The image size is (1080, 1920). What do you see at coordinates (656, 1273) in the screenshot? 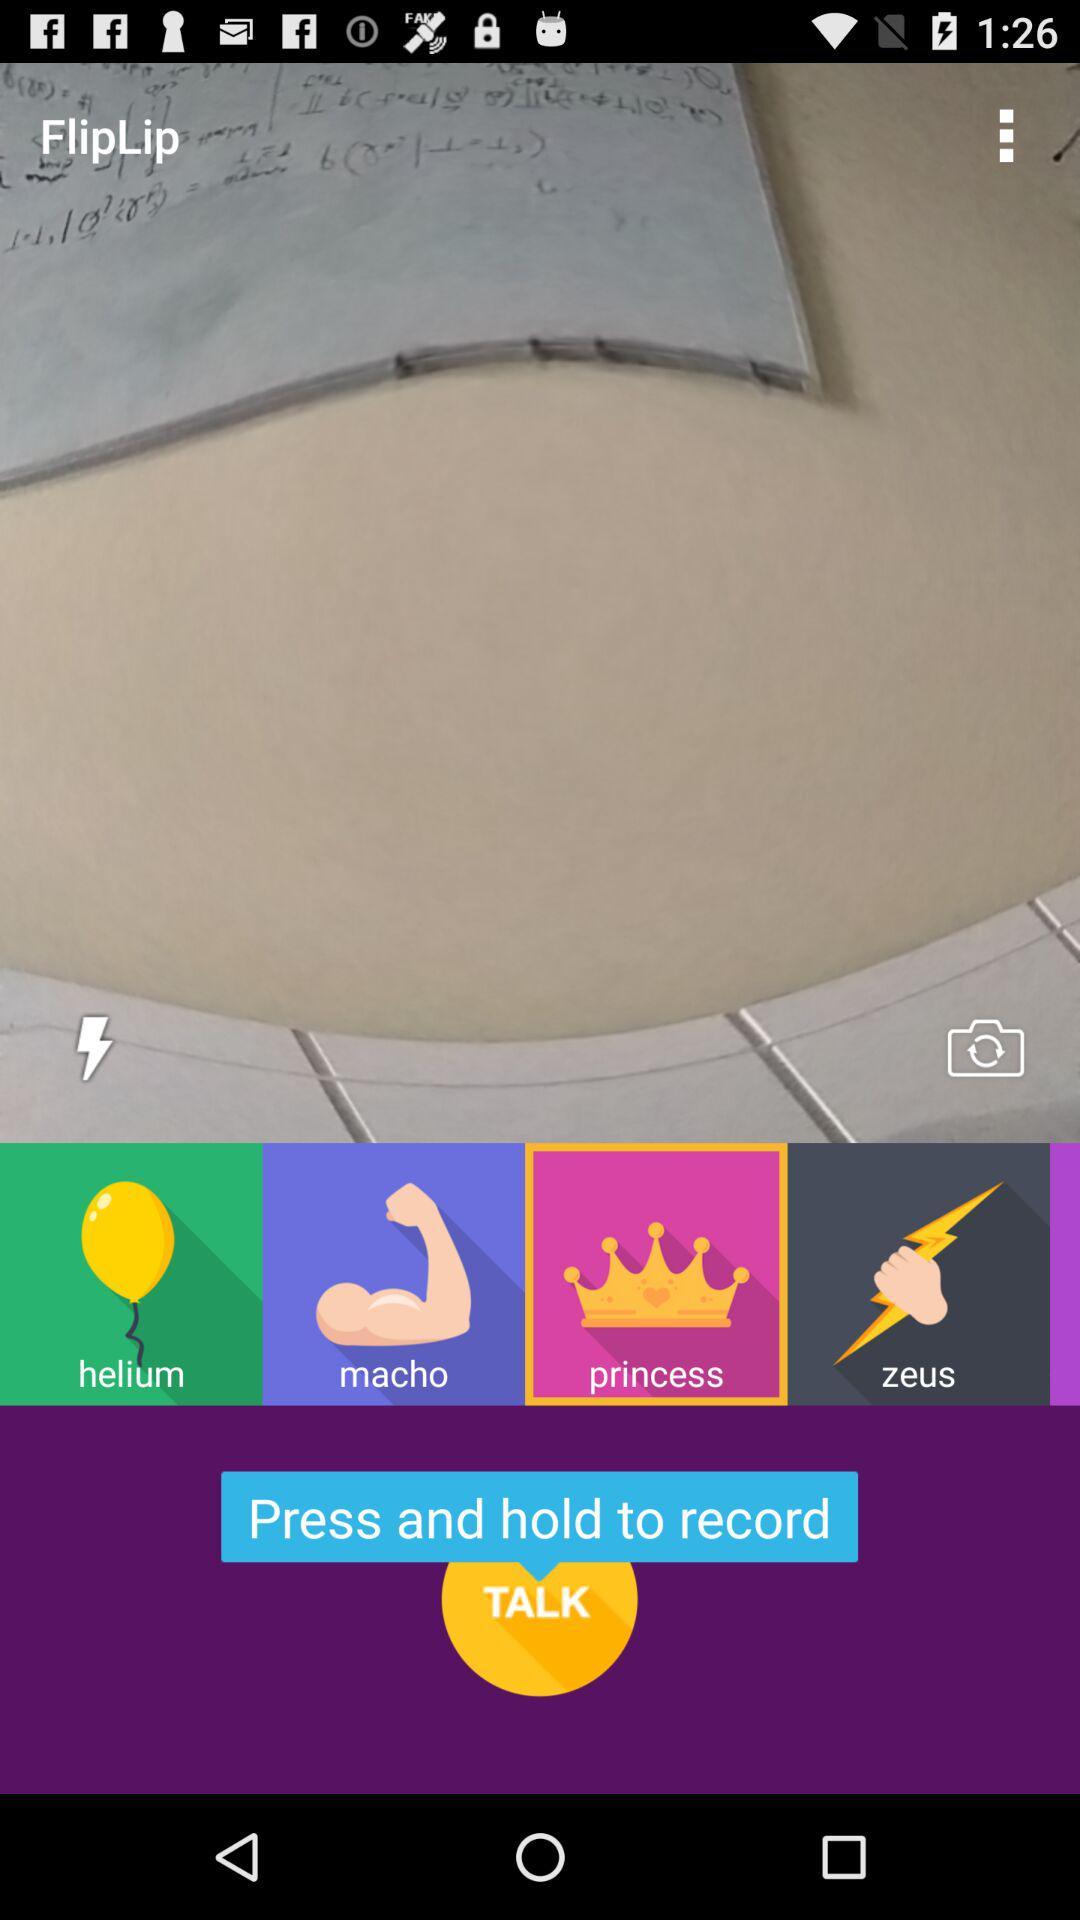
I see `the item next to macho` at bounding box center [656, 1273].